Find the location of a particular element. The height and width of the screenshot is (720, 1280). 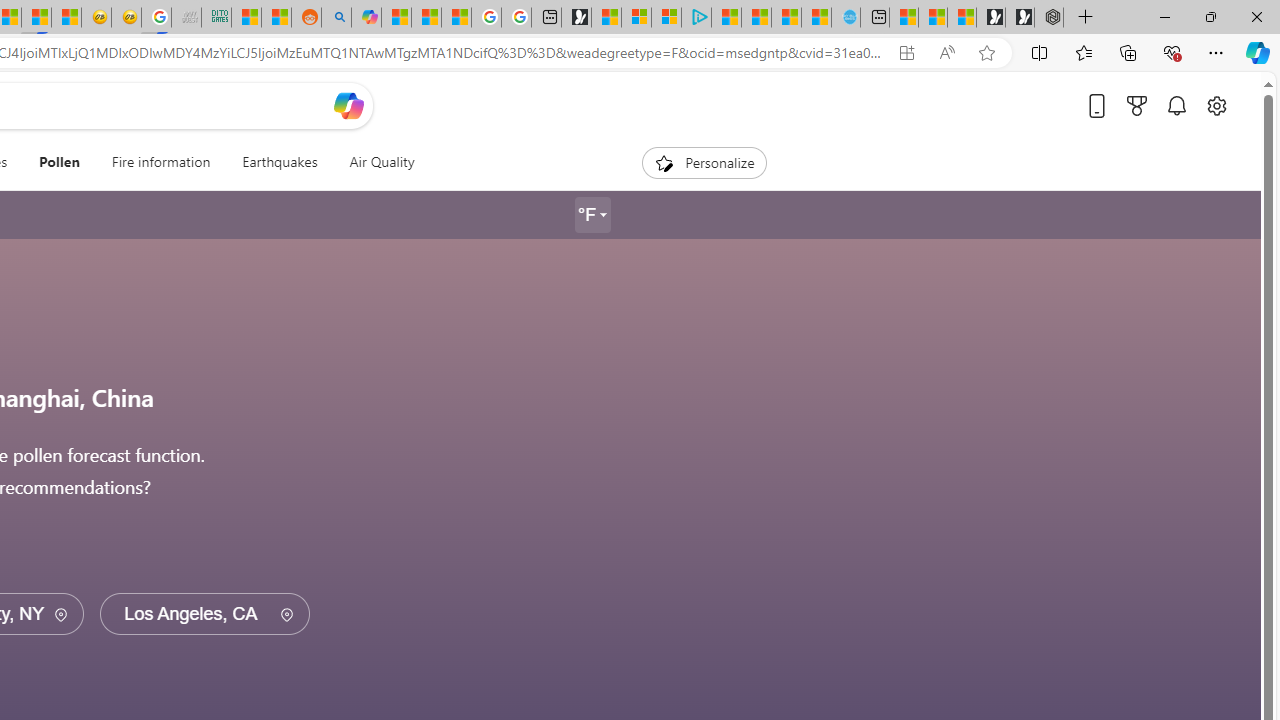

'Air Quality' is located at coordinates (373, 162).